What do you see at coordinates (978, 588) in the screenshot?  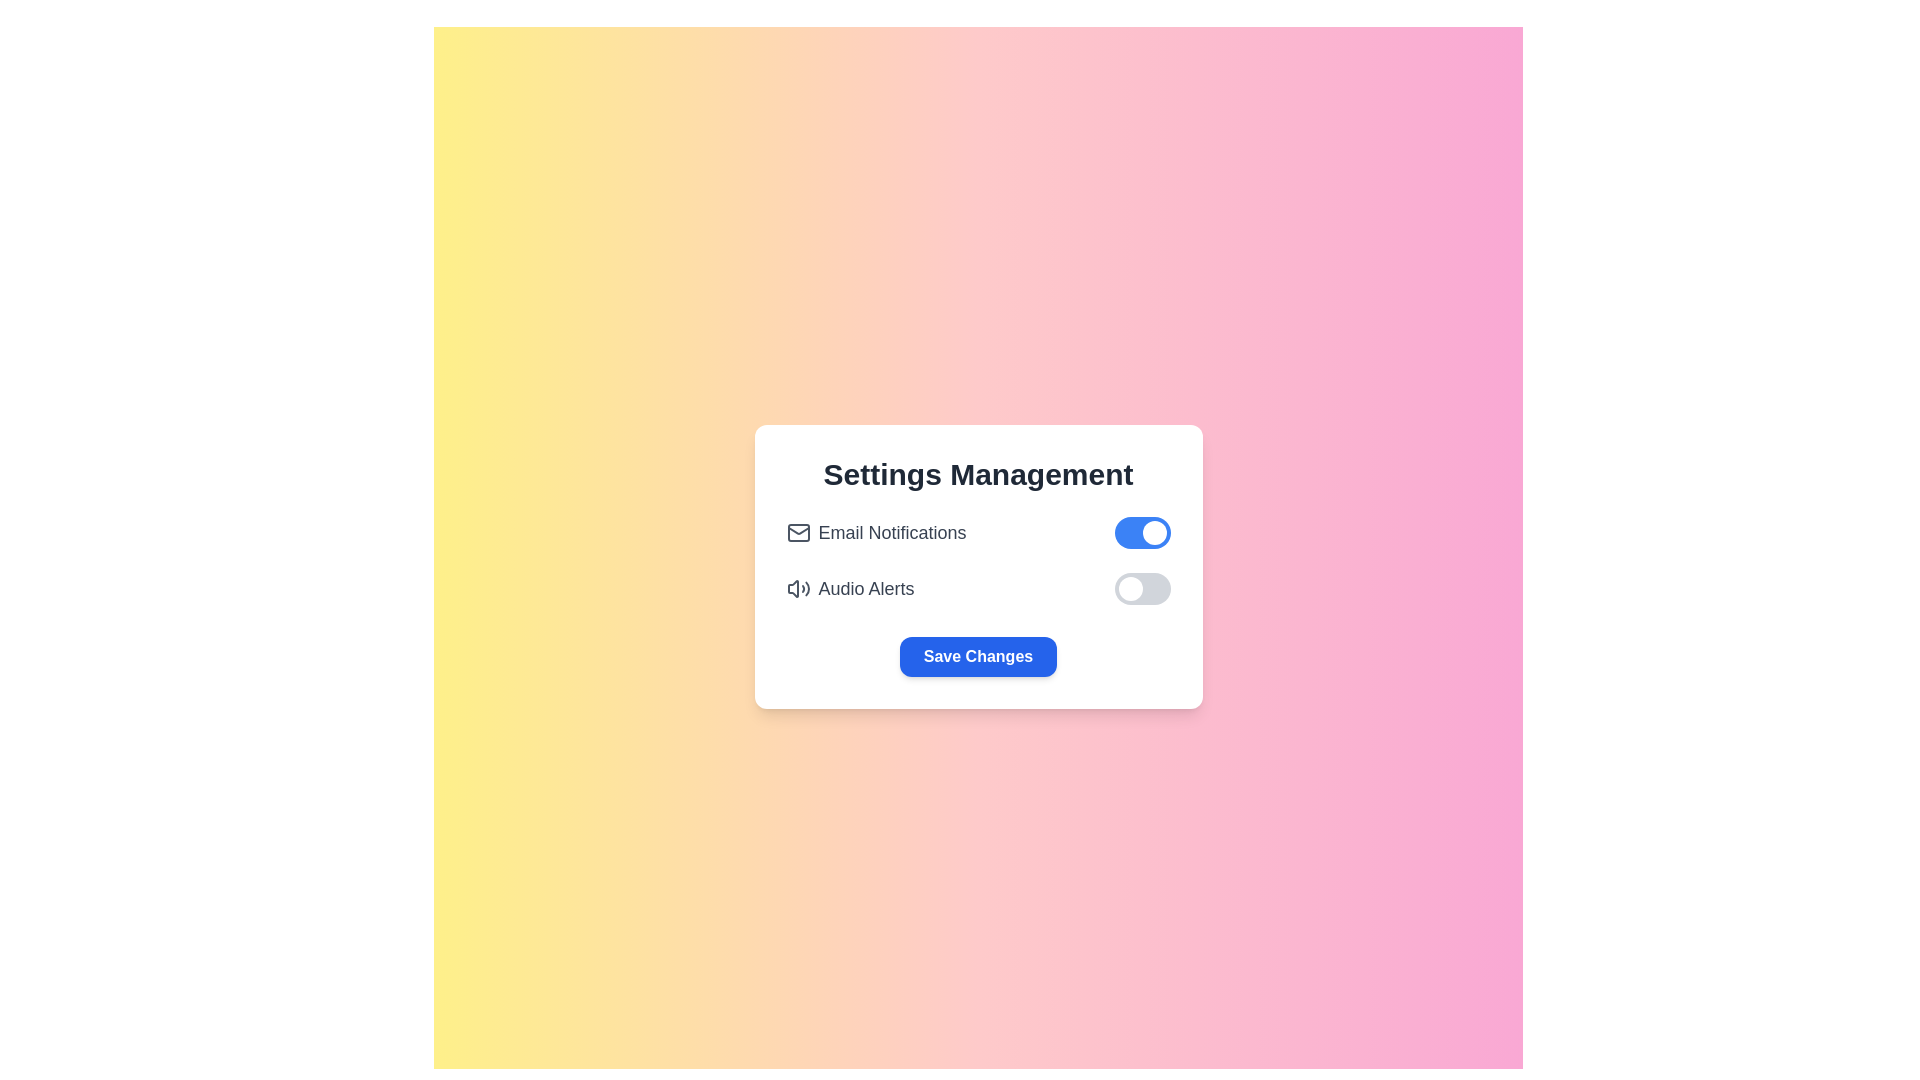 I see `the toggle switch` at bounding box center [978, 588].